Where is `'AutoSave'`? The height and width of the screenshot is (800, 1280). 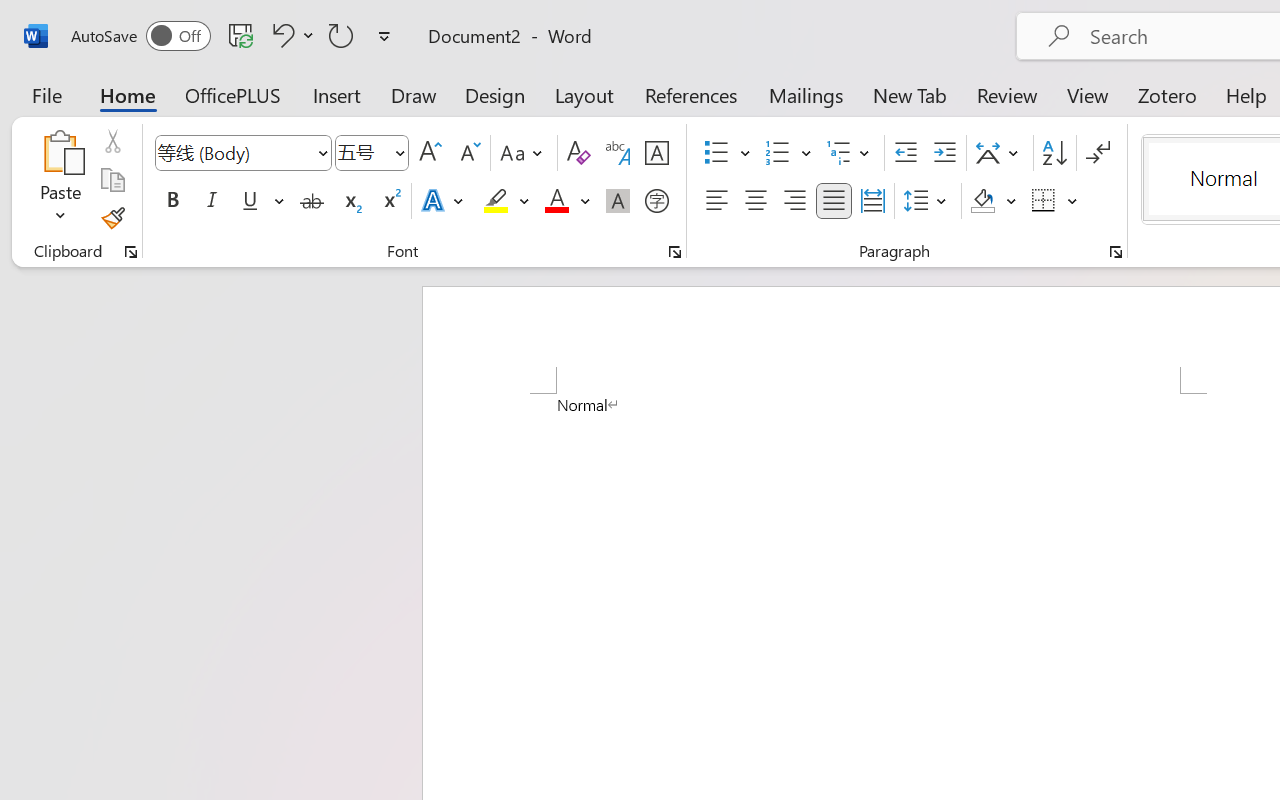 'AutoSave' is located at coordinates (139, 35).